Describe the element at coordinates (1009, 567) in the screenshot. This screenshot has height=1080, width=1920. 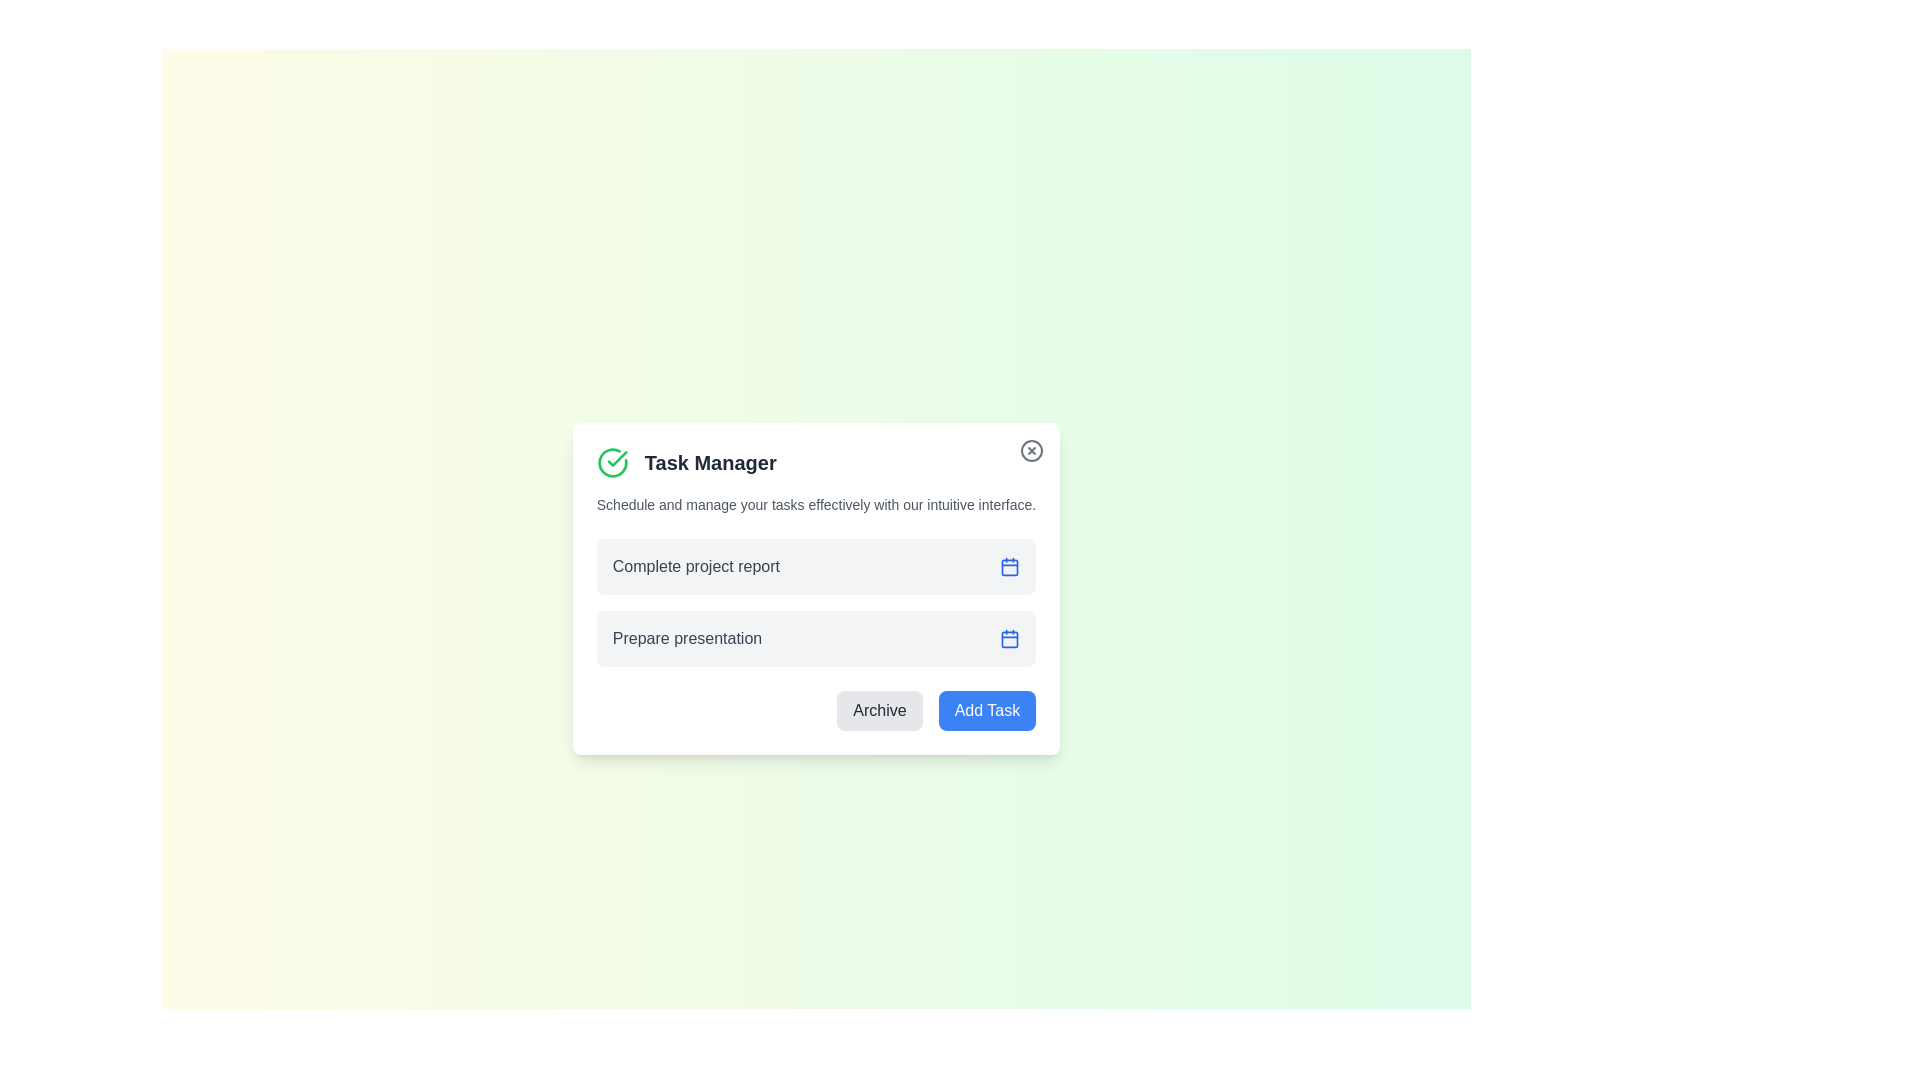
I see `the calendar icon associated with the task Complete project report` at that location.